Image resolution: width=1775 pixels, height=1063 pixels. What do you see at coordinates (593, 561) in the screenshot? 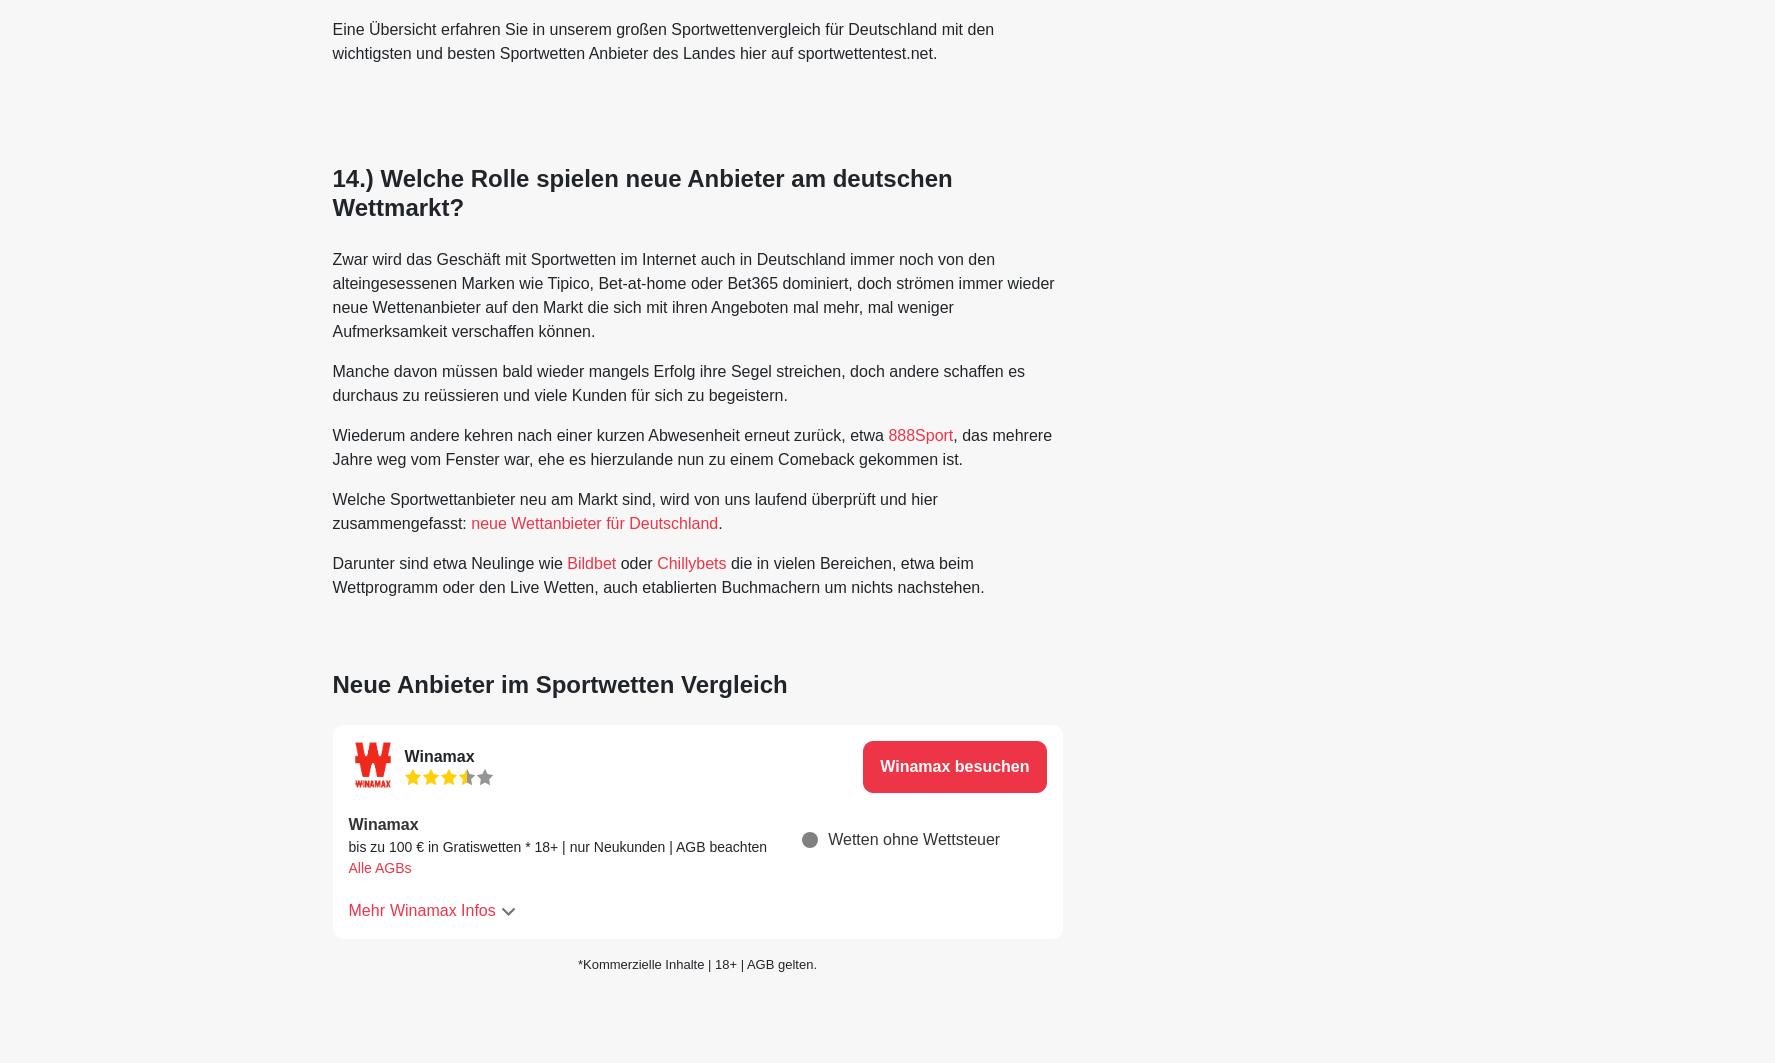
I see `'Bildbet'` at bounding box center [593, 561].